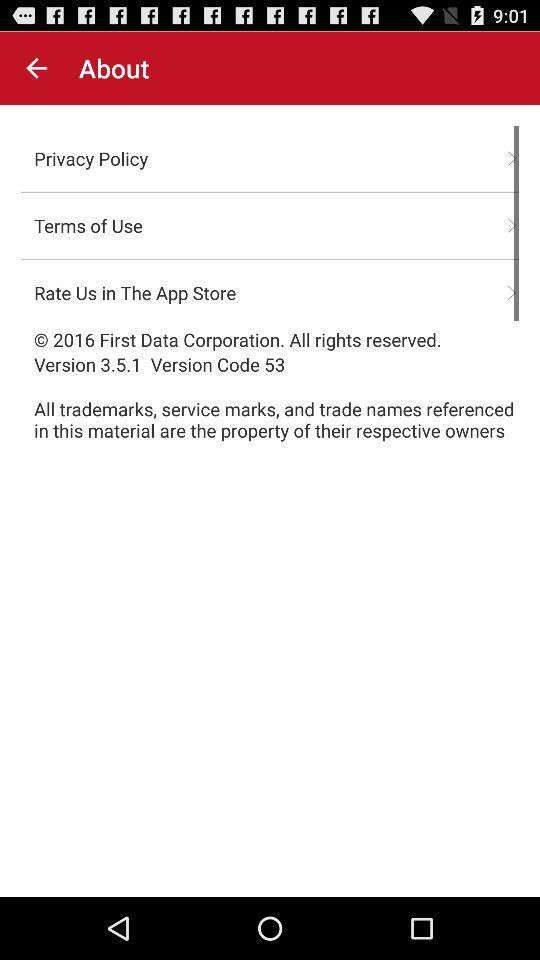  Describe the element at coordinates (36, 68) in the screenshot. I see `the item above privacy policy app` at that location.